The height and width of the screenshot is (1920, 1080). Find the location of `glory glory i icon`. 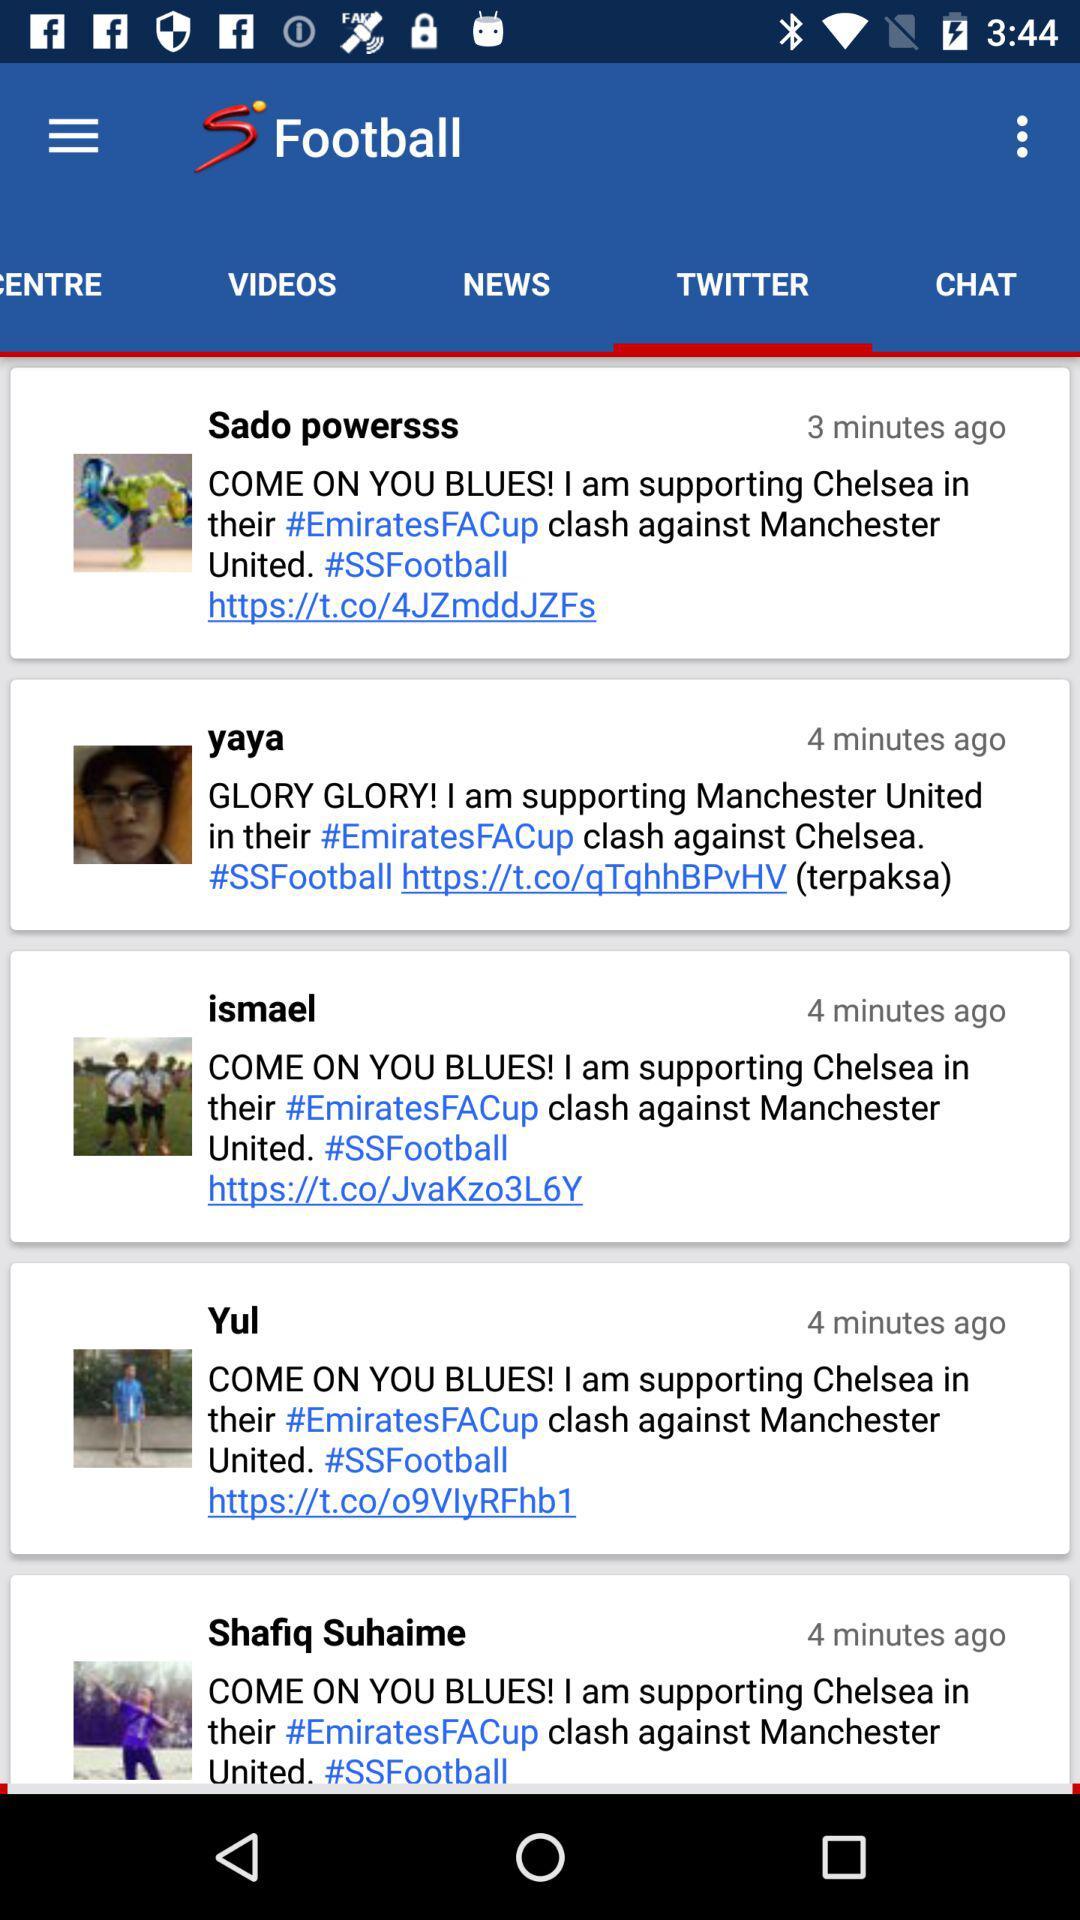

glory glory i icon is located at coordinates (608, 834).